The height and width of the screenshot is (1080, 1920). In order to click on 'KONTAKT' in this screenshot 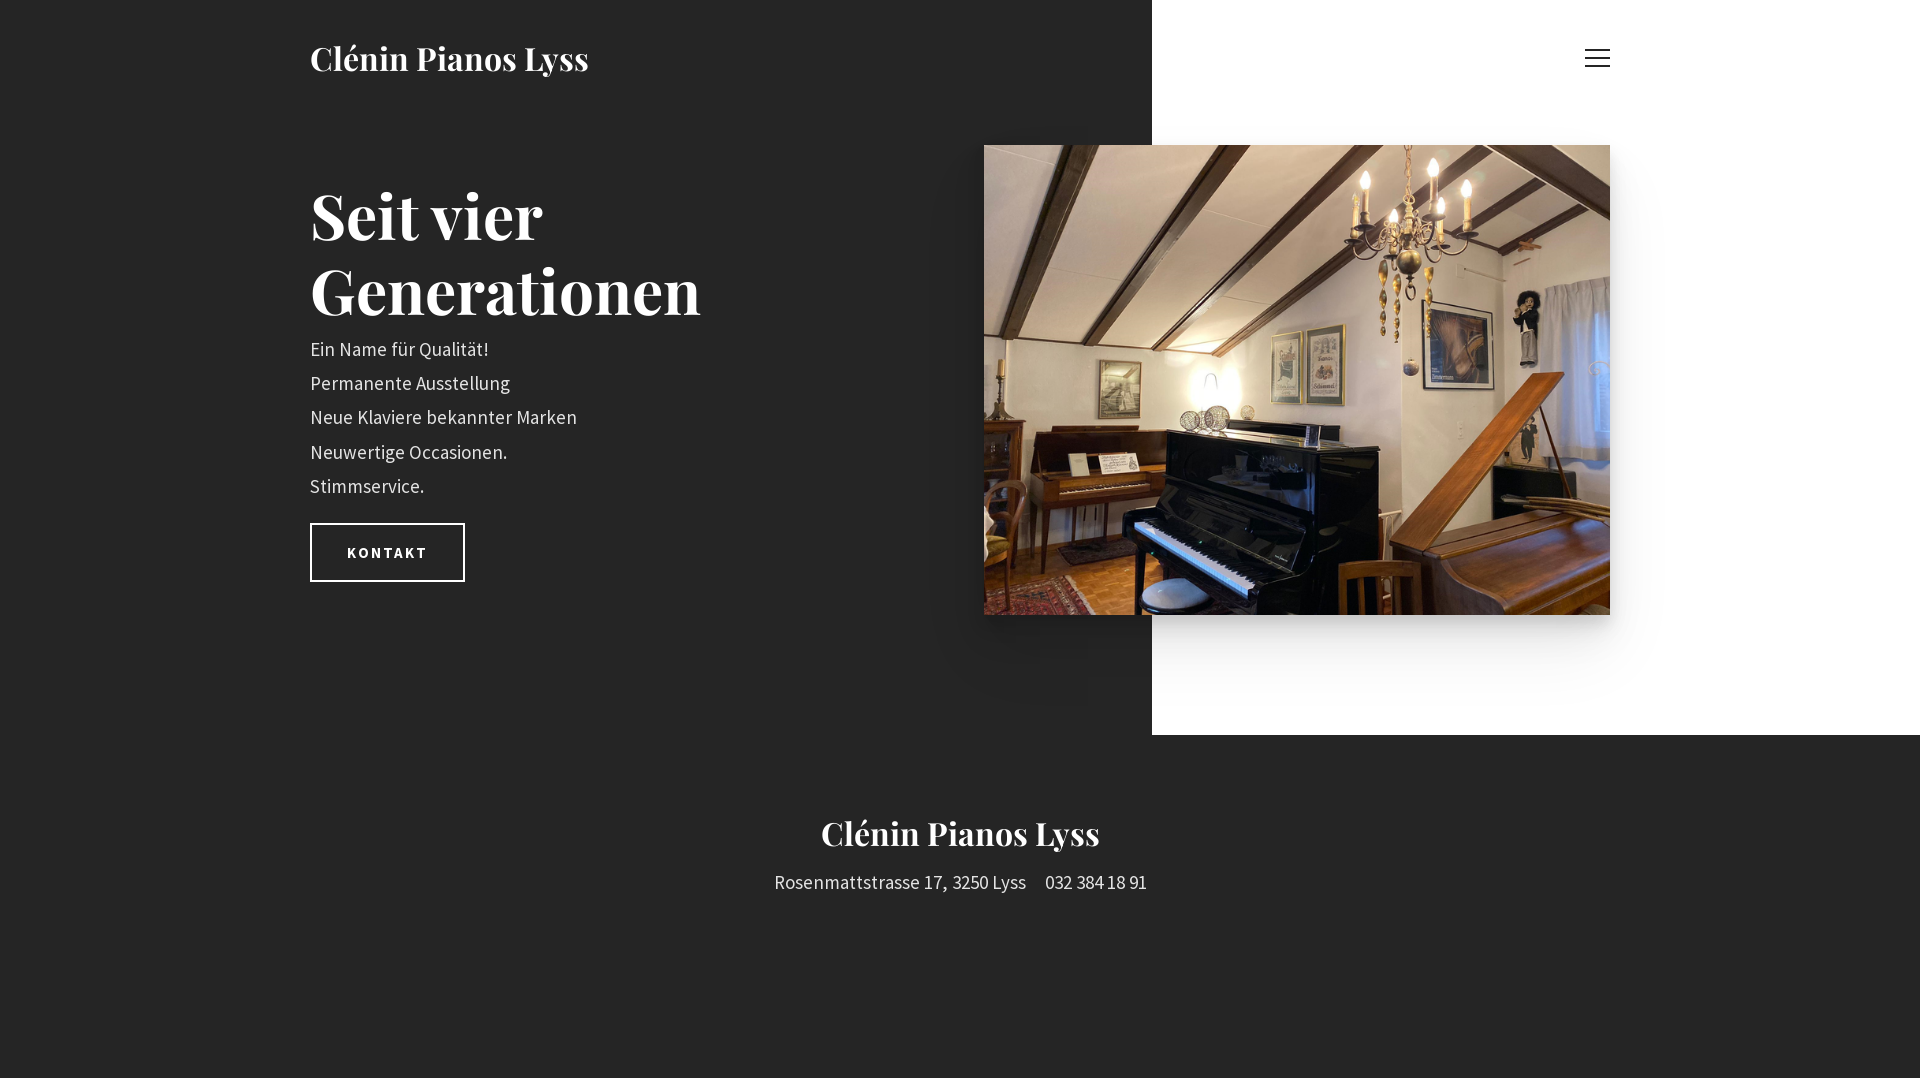, I will do `click(387, 552)`.